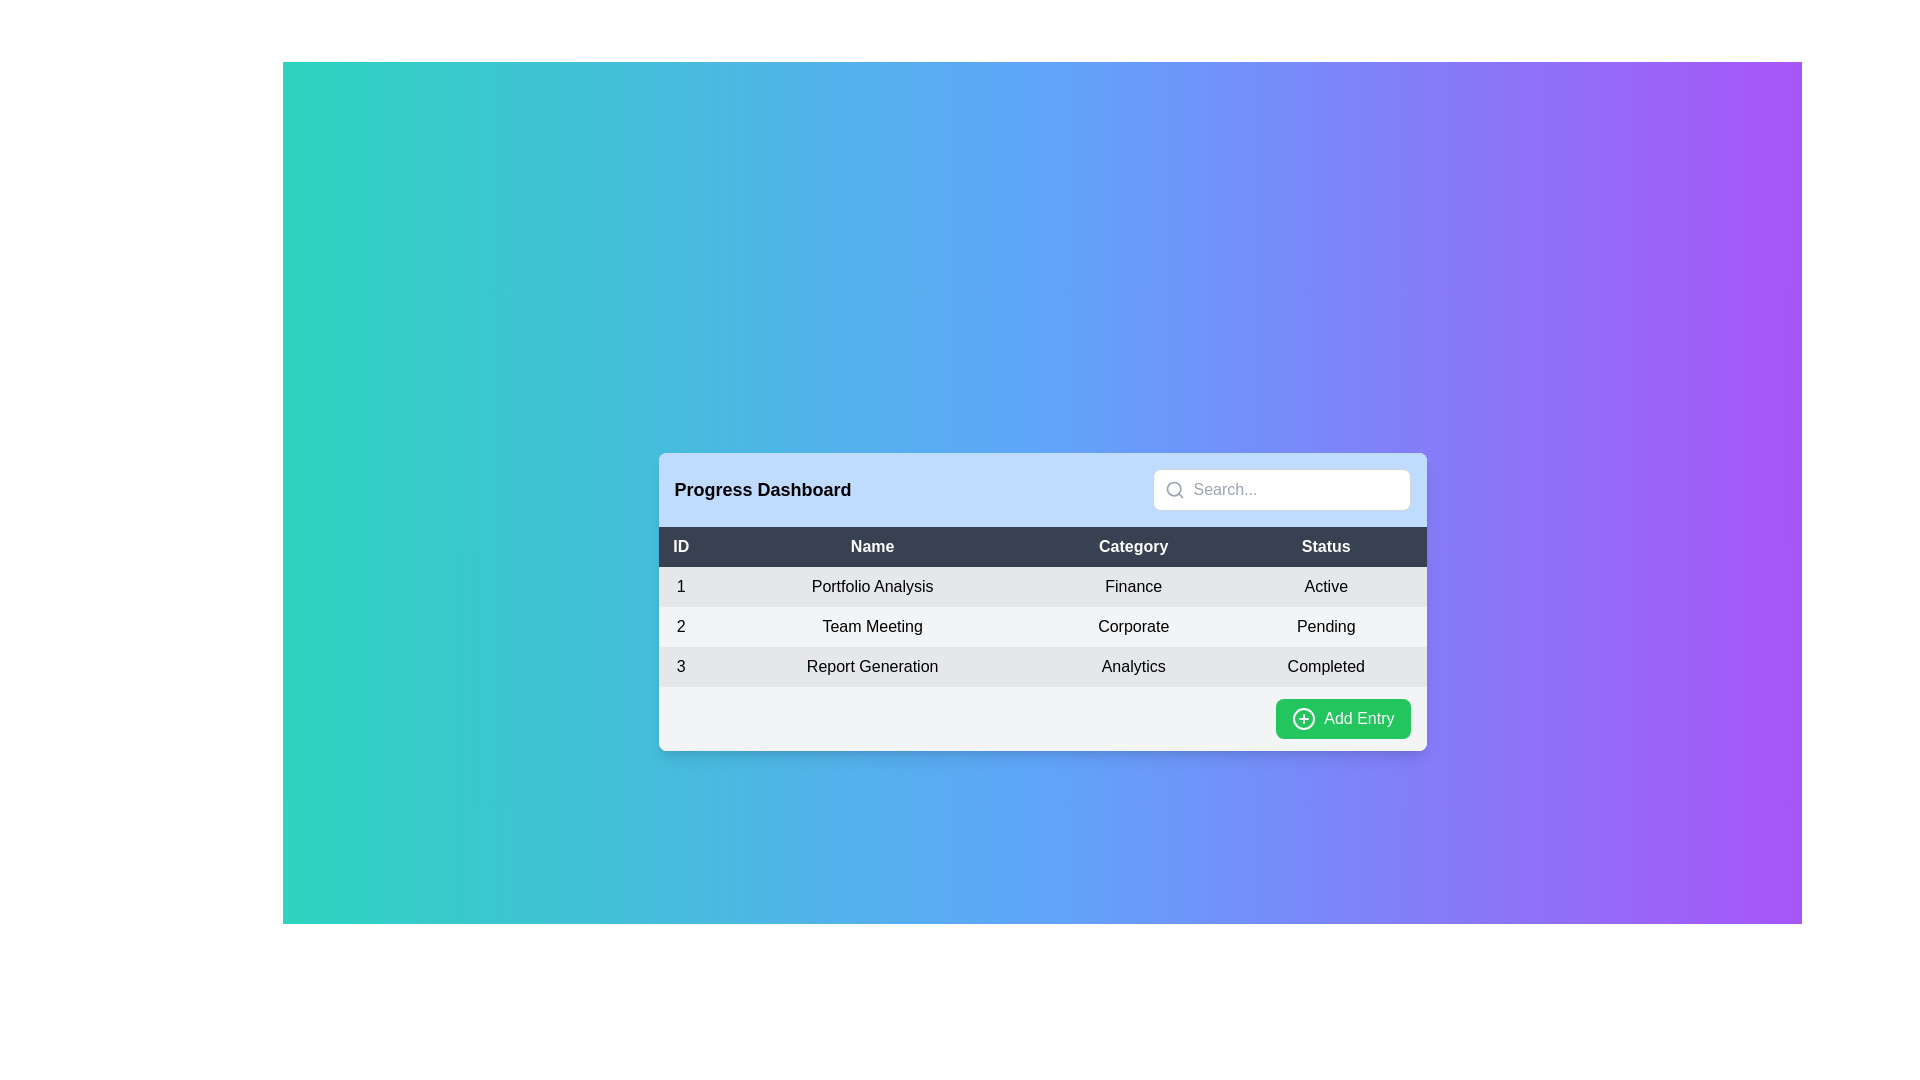 The width and height of the screenshot is (1920, 1080). I want to click on the text label displaying 'Corporate' in black, located in the second row of the table under the 'Category' column, so click(1133, 626).